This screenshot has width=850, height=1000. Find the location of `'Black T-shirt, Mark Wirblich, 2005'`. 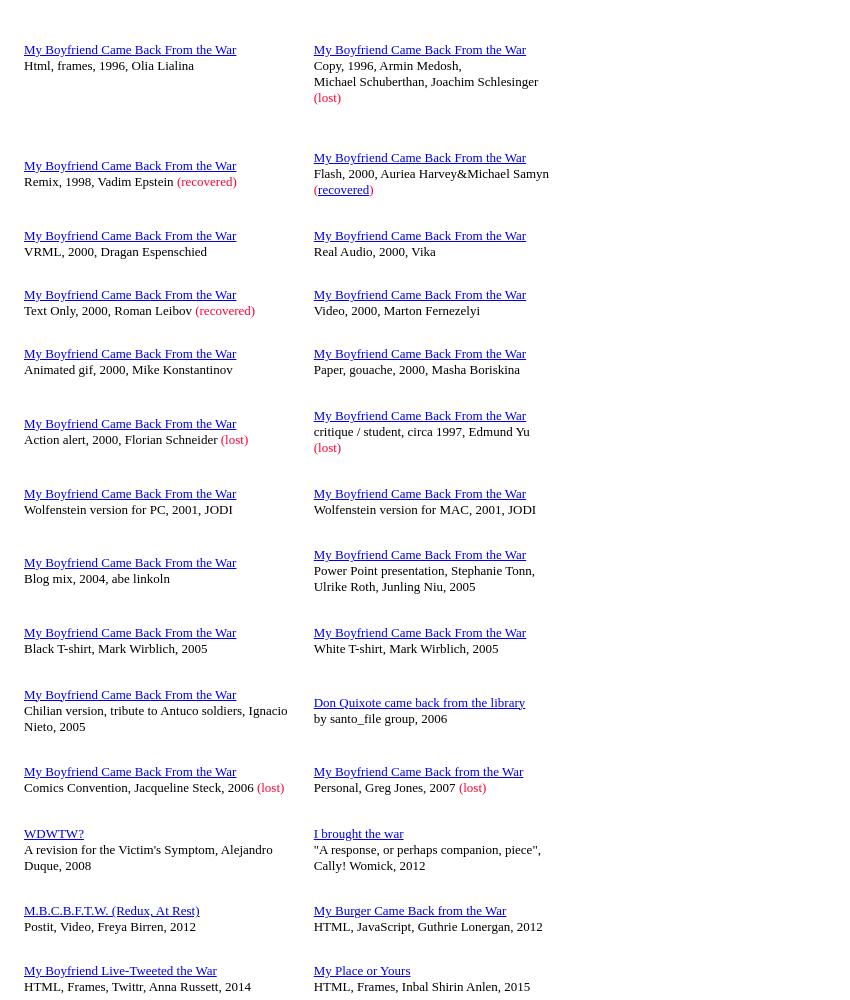

'Black T-shirt, Mark Wirblich, 2005' is located at coordinates (114, 647).